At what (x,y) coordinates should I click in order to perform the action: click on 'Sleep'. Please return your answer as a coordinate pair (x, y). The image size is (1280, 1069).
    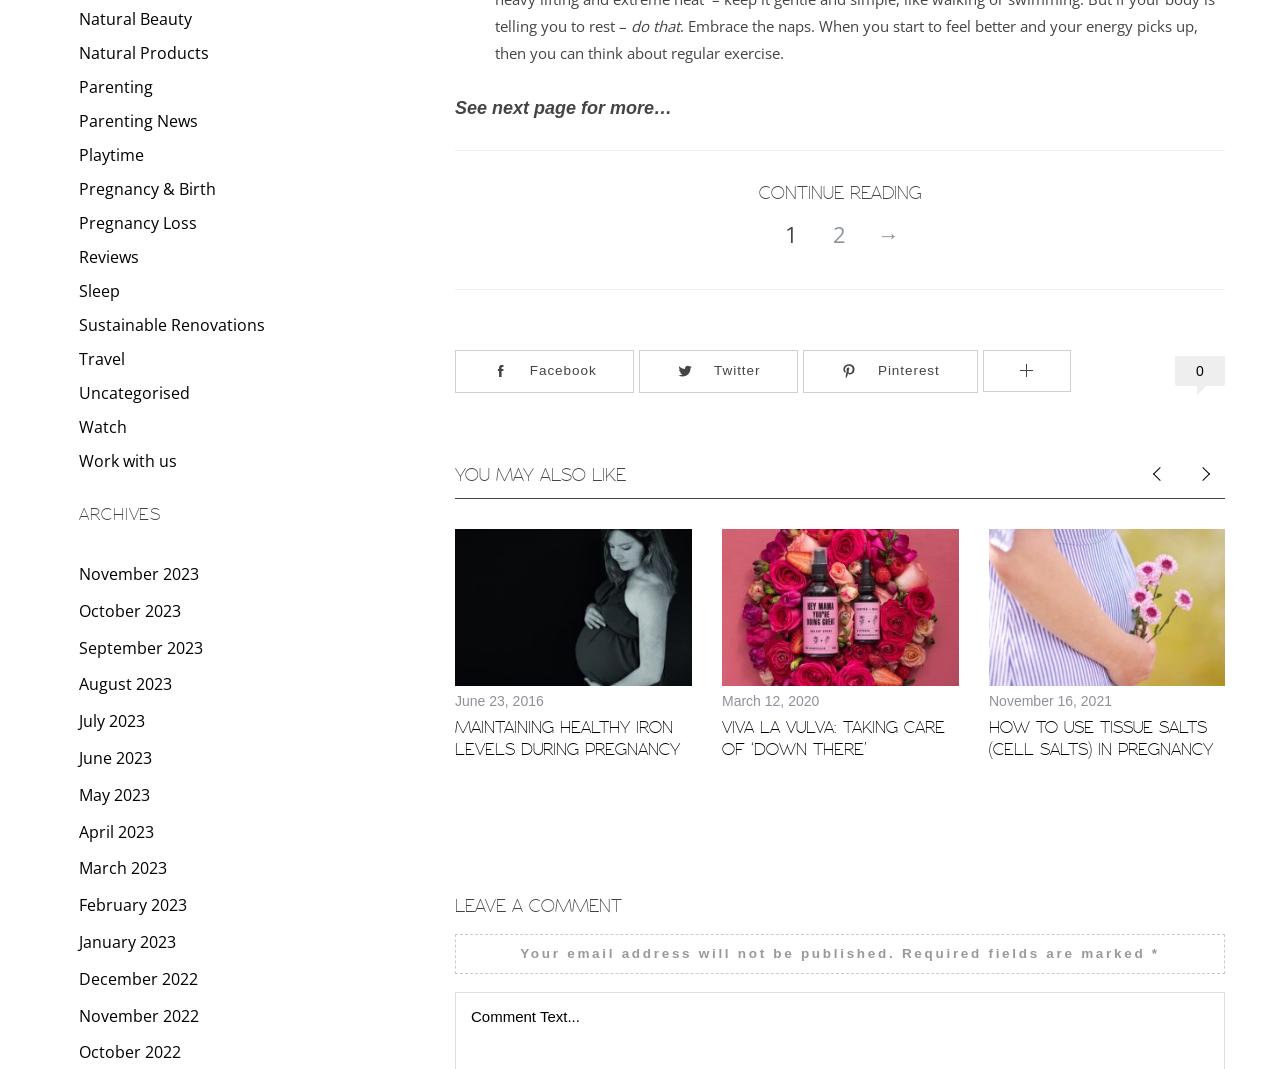
    Looking at the image, I should click on (98, 289).